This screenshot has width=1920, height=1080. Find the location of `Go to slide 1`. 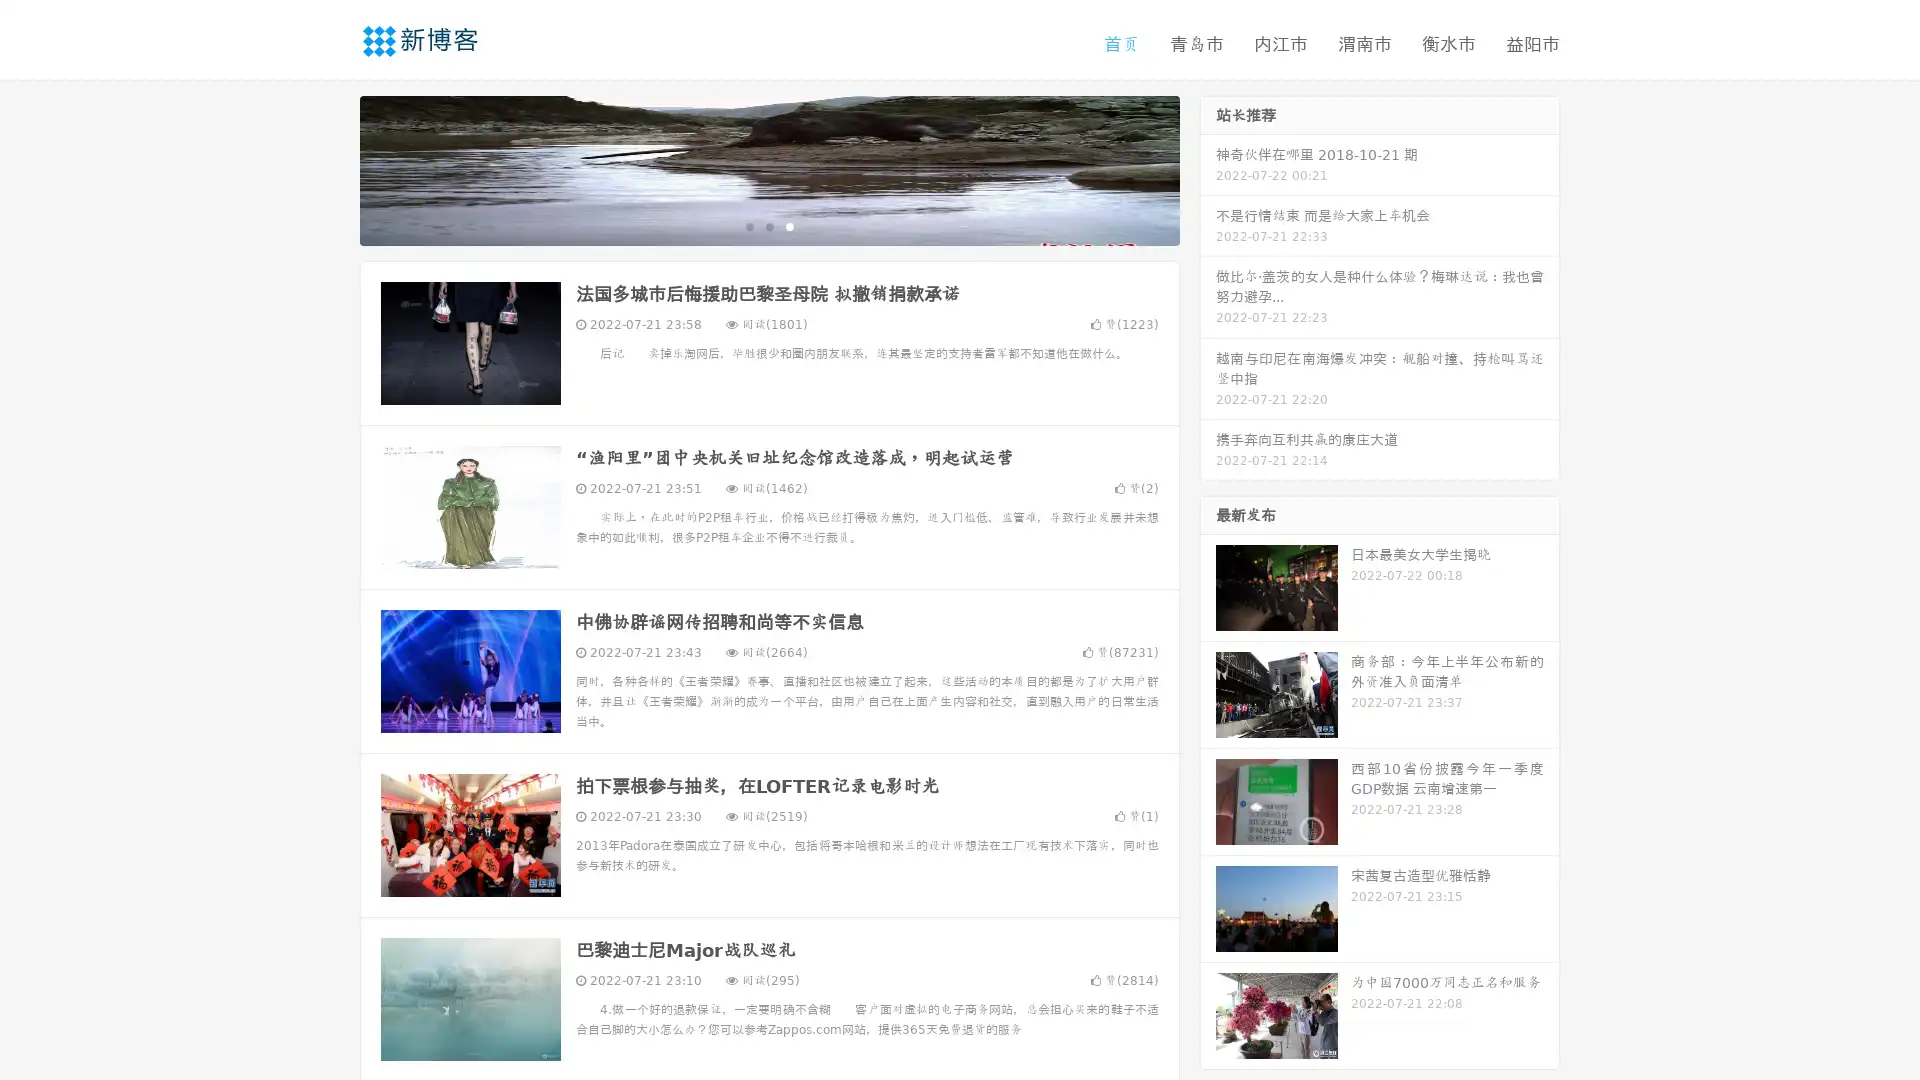

Go to slide 1 is located at coordinates (748, 225).